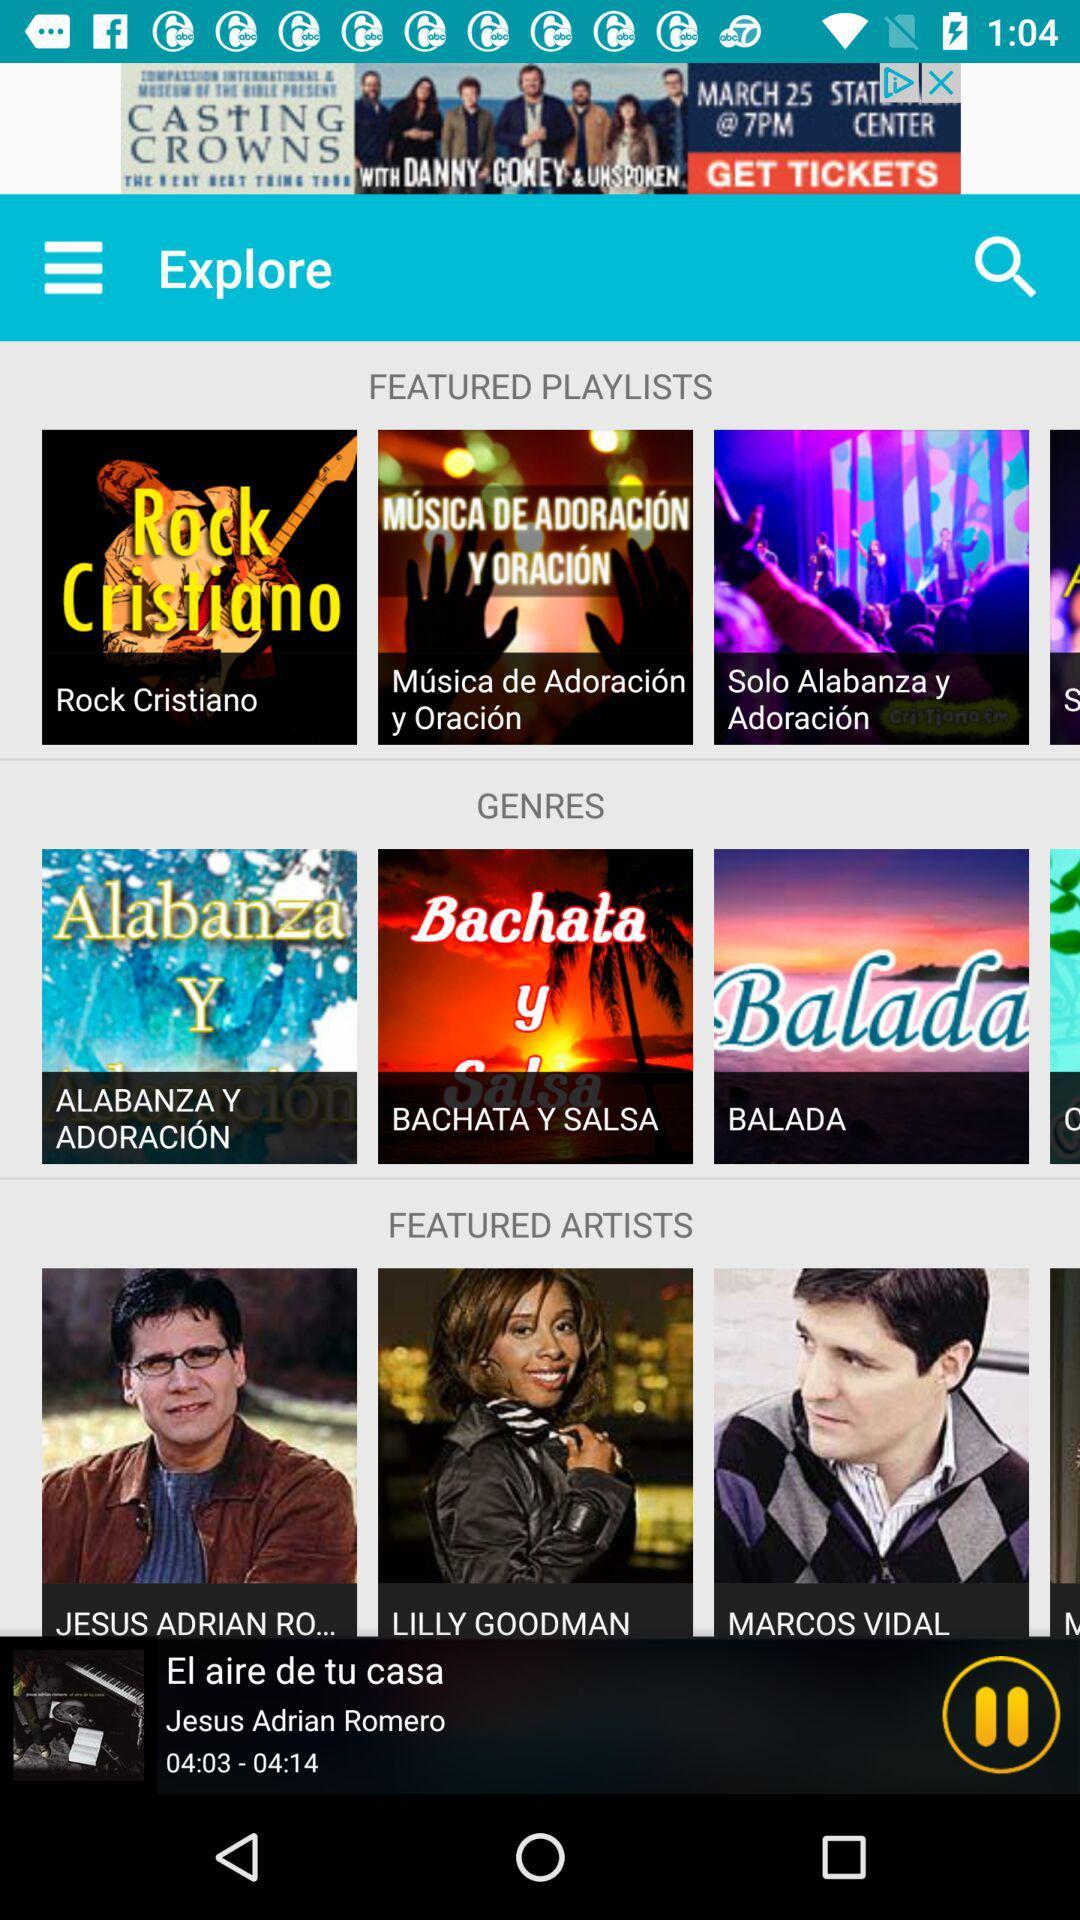  I want to click on the pause icon, so click(1001, 1714).